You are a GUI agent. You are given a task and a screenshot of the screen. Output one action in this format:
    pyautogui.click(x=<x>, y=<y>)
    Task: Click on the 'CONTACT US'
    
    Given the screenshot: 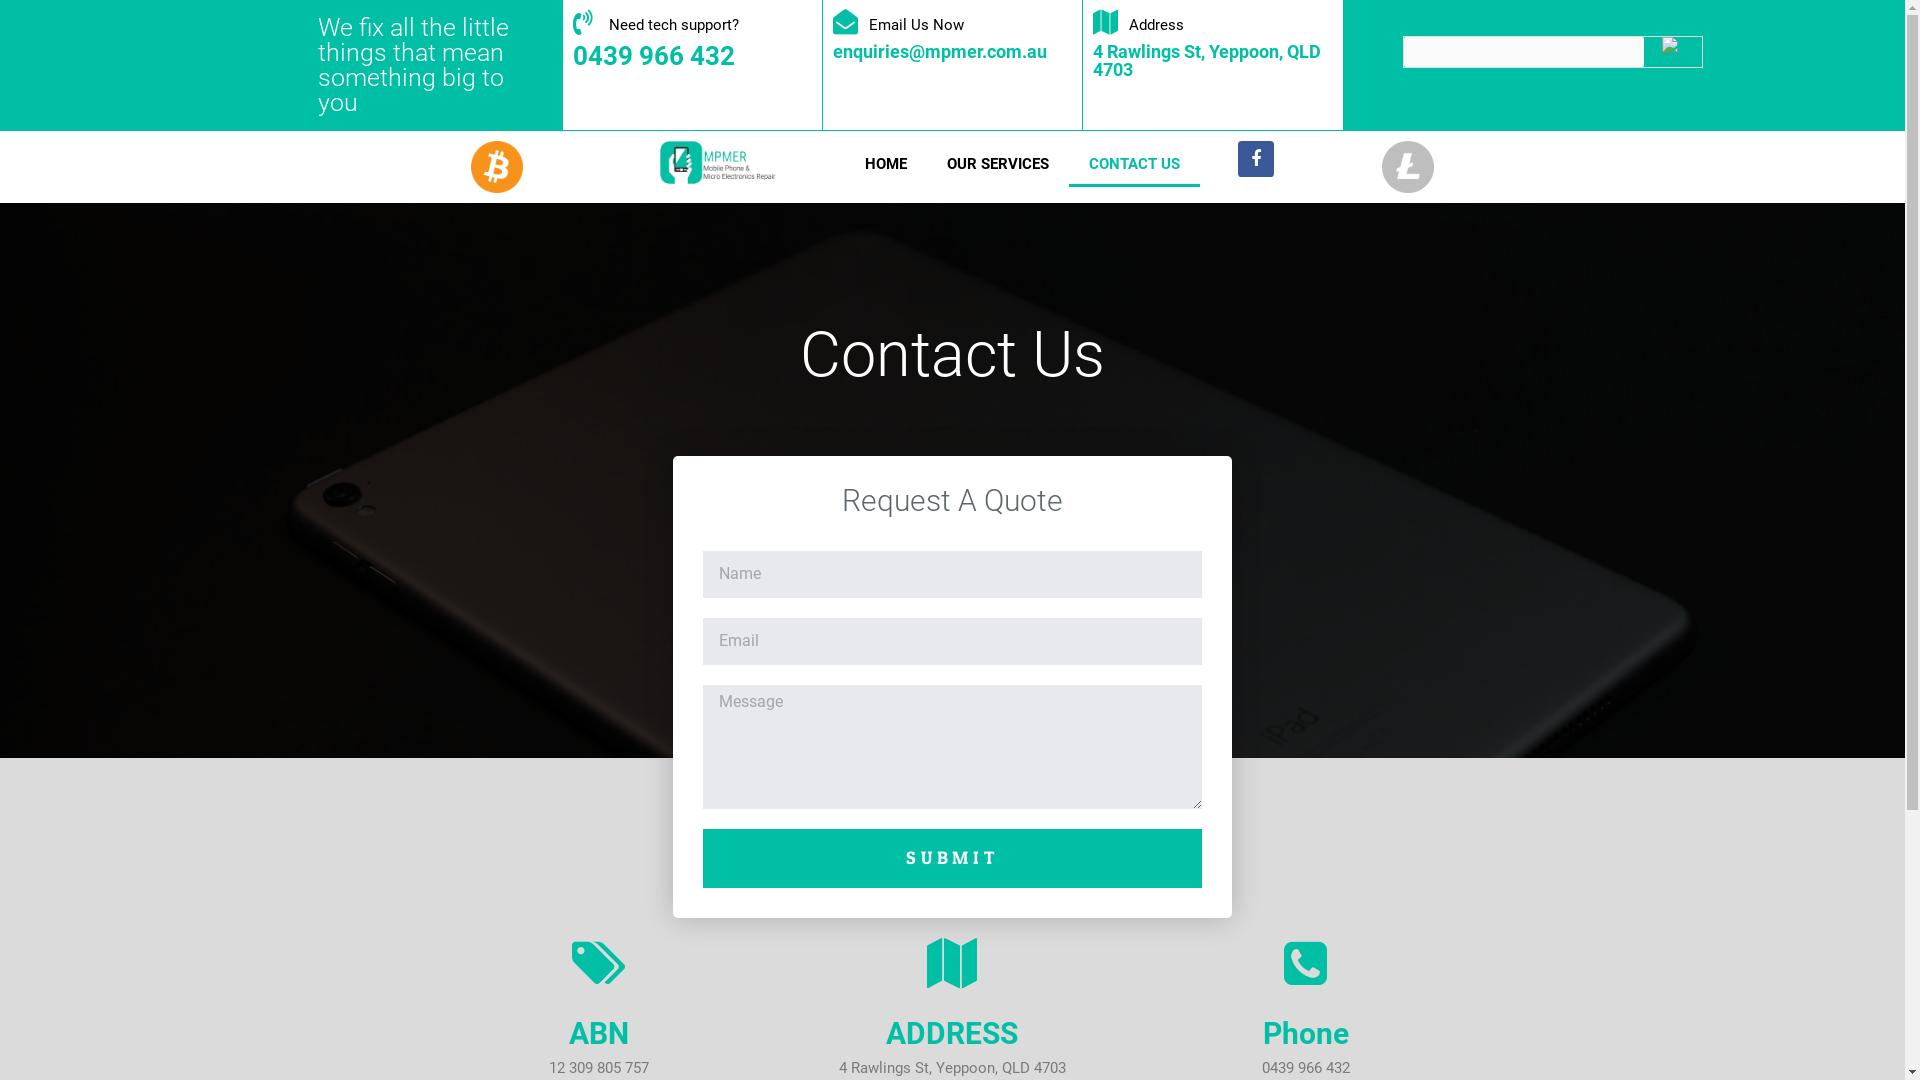 What is the action you would take?
    pyautogui.click(x=1134, y=163)
    